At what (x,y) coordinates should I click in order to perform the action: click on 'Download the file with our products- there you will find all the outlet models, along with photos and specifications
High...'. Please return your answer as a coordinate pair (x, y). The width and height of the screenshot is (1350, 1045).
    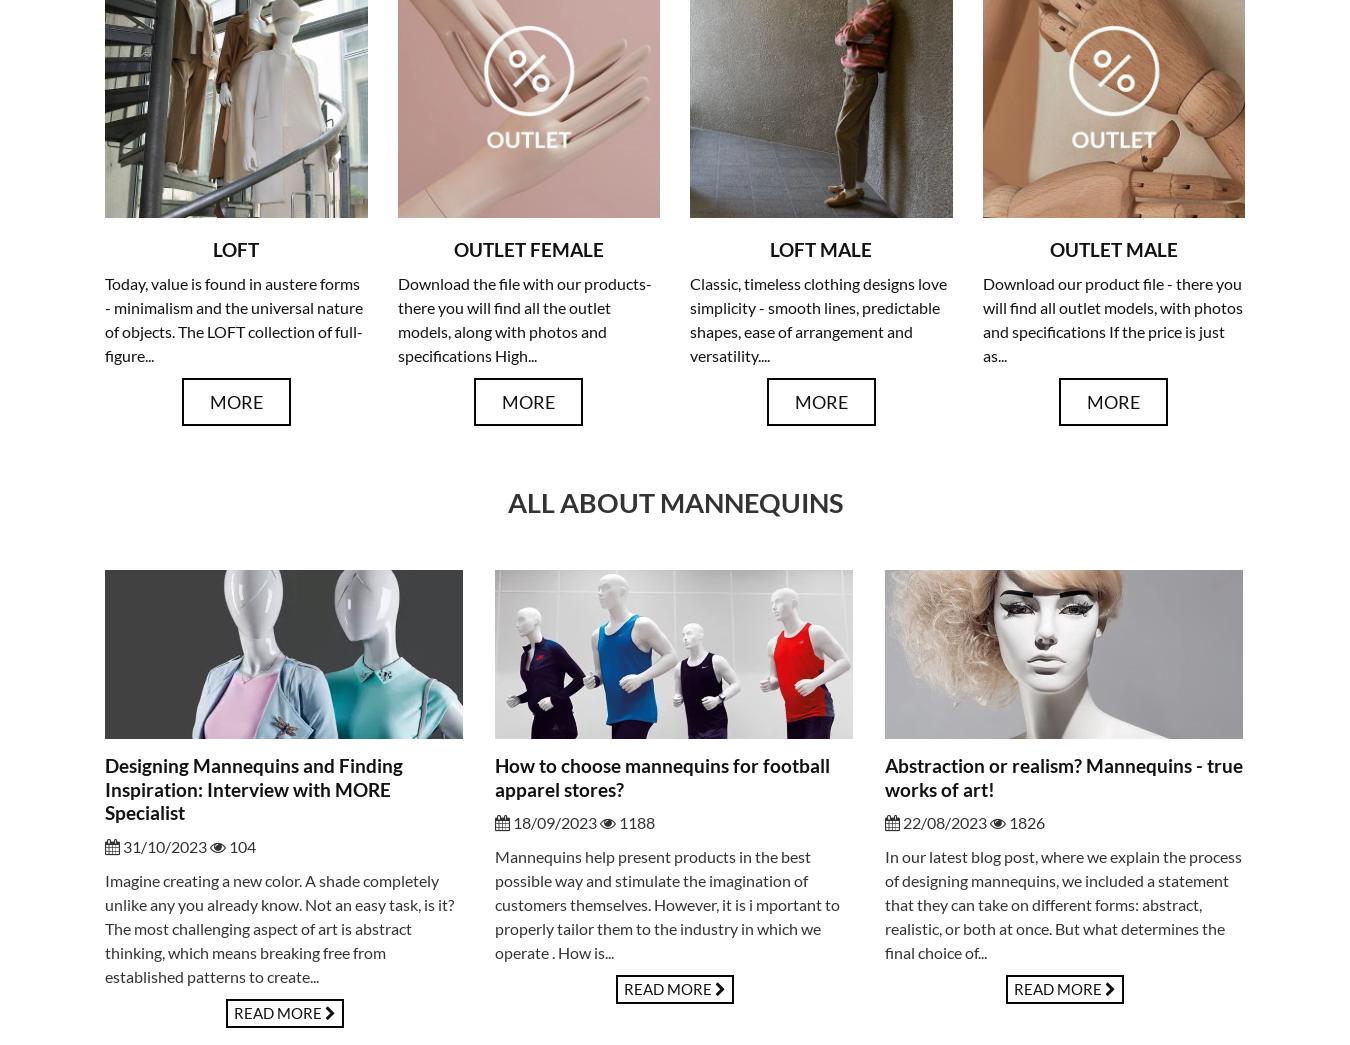
    Looking at the image, I should click on (522, 319).